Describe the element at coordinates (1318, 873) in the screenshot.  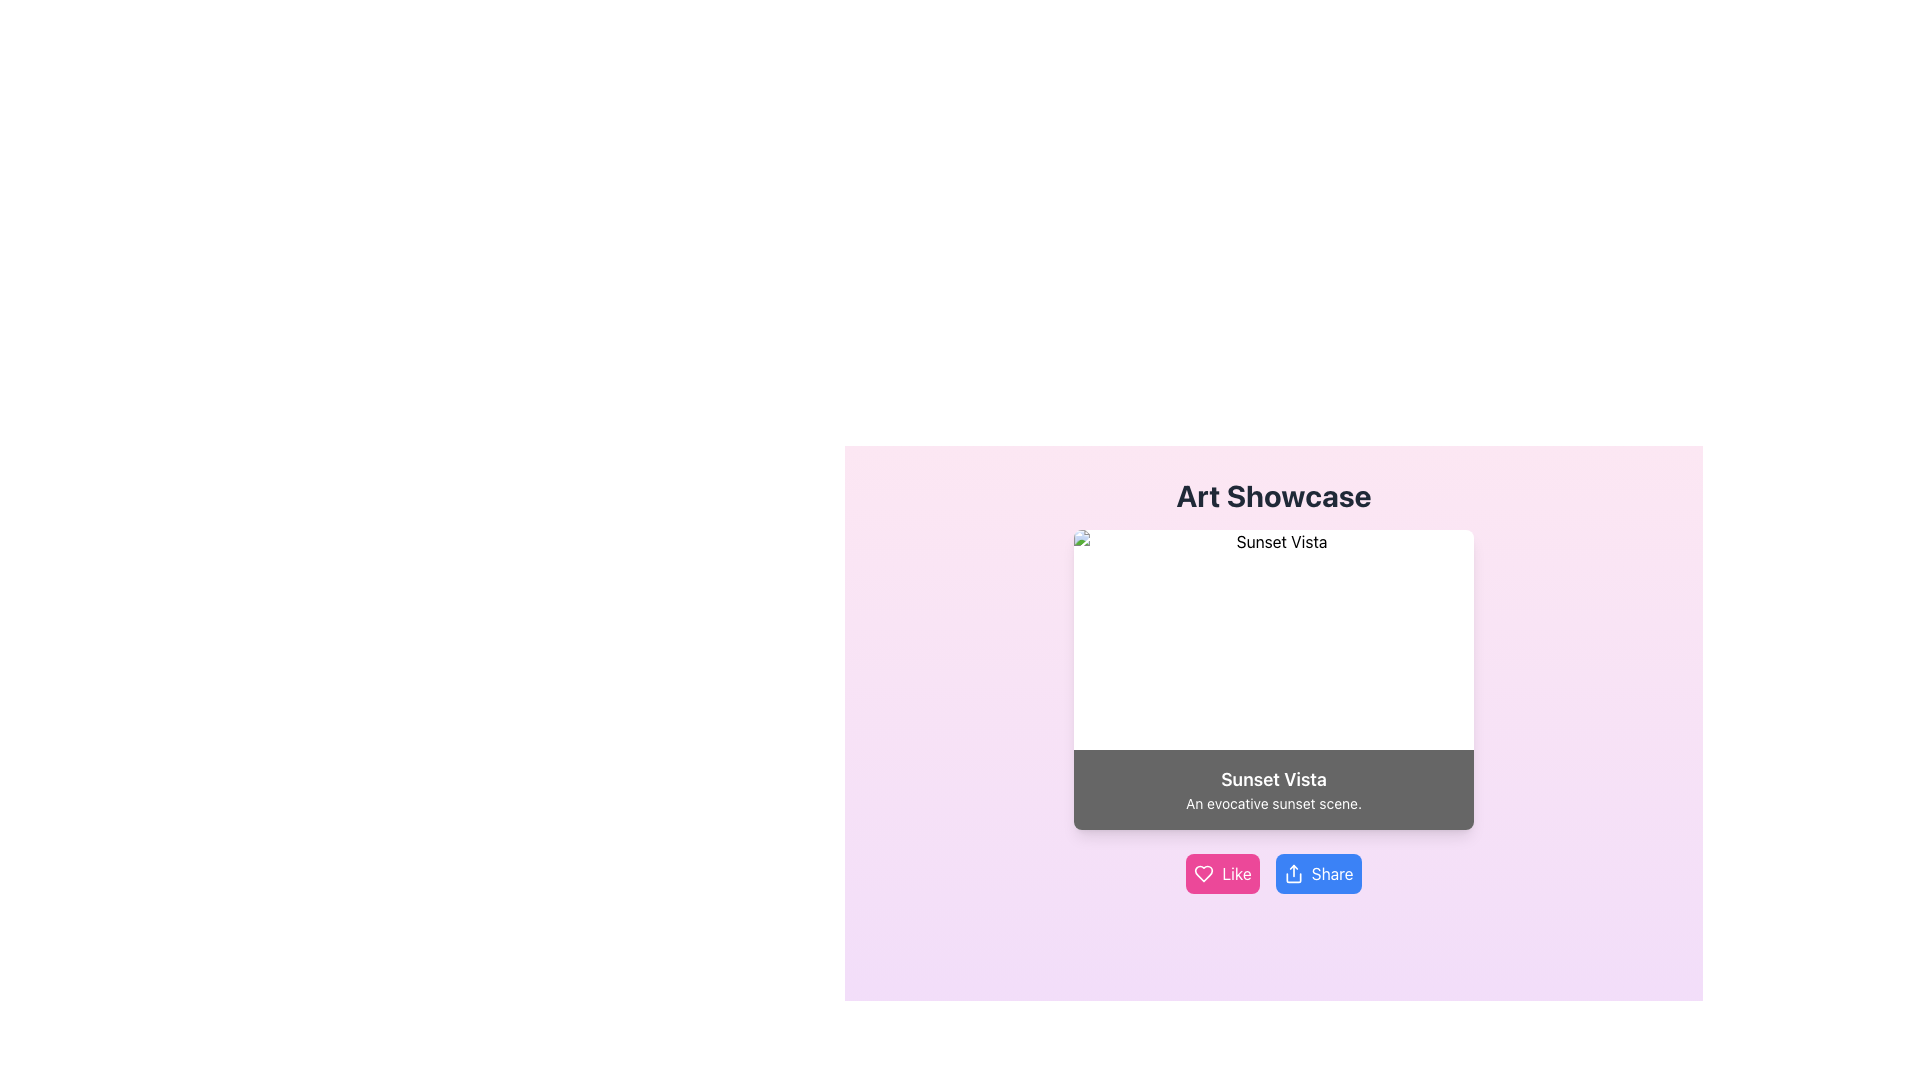
I see `the 'Share' button located at the bottom right of the 'Sunset Vista' content section to initiate sharing` at that location.